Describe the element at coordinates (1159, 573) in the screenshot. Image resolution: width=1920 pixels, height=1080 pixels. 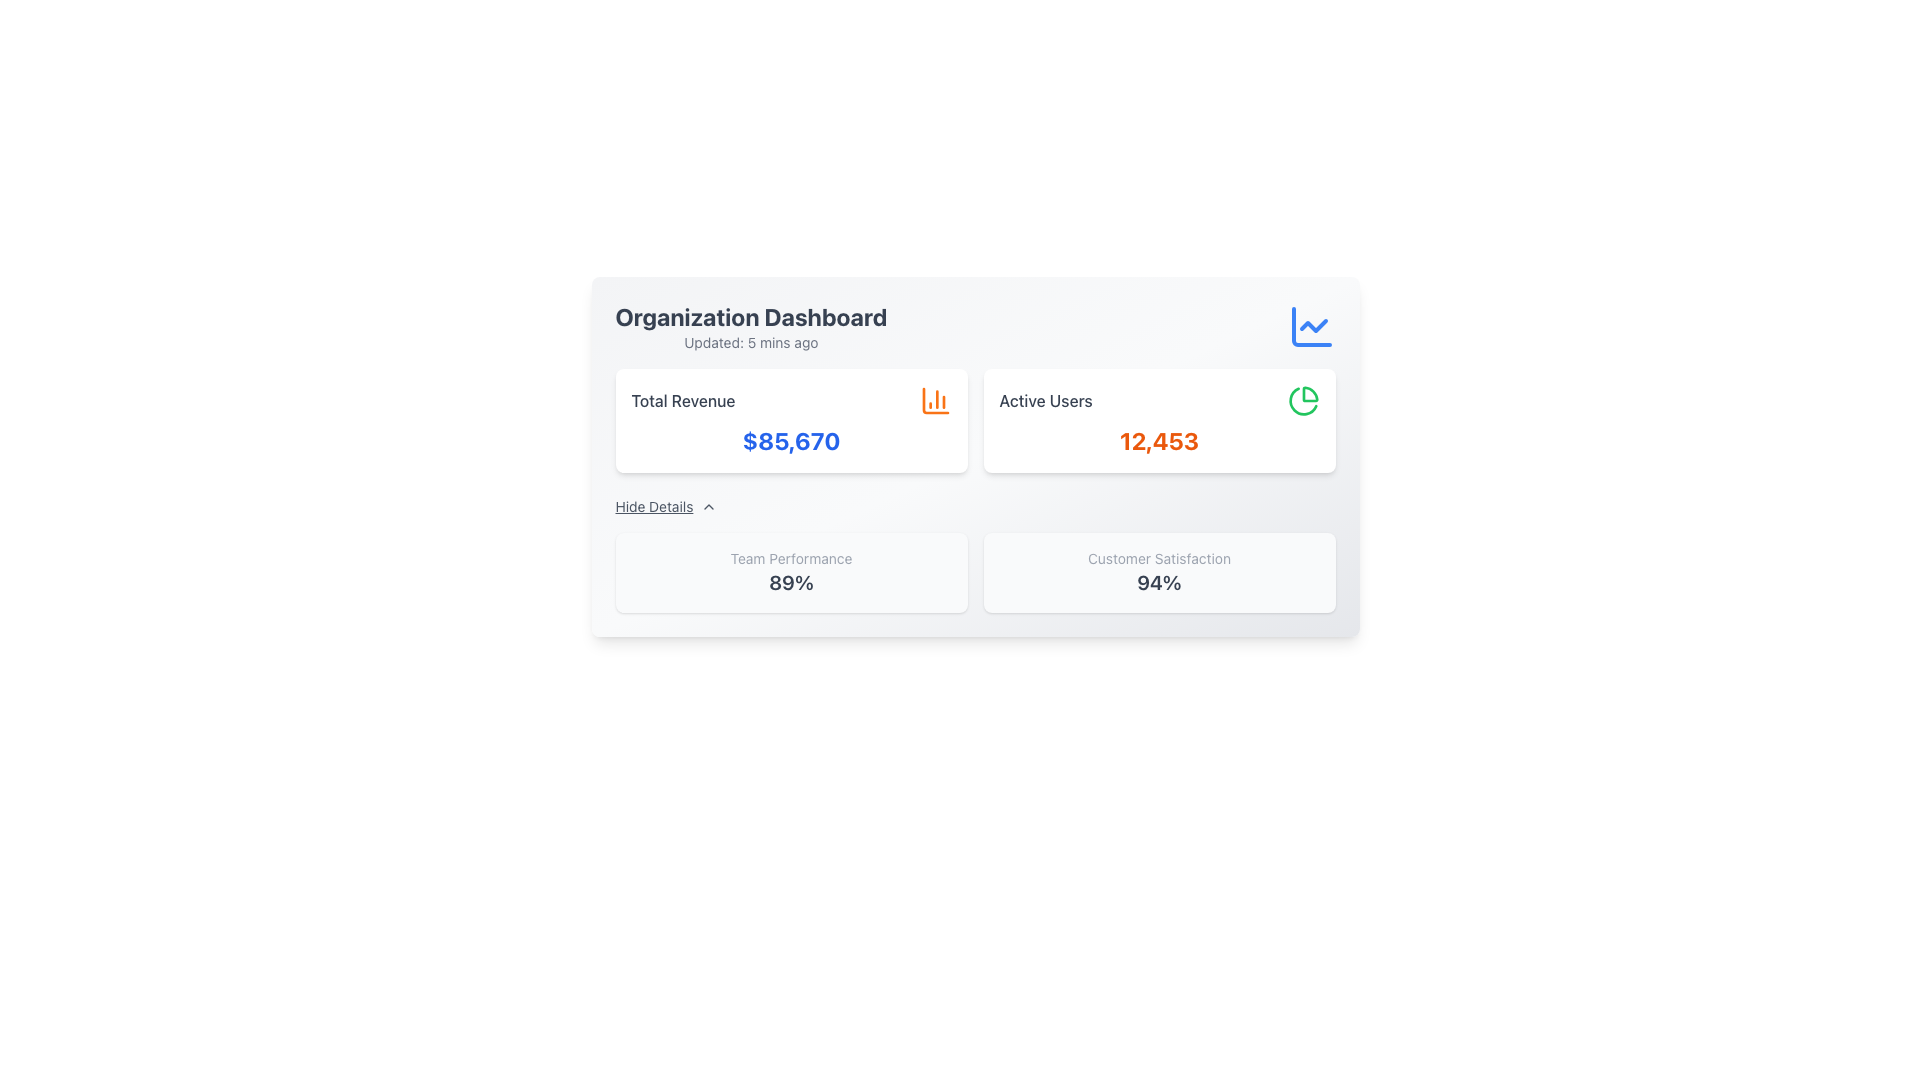
I see `the 'Customer Satisfaction' textual display card located in the lower-right section of the 'Organization Dashboard' interface, which provides a numeric performance metric` at that location.